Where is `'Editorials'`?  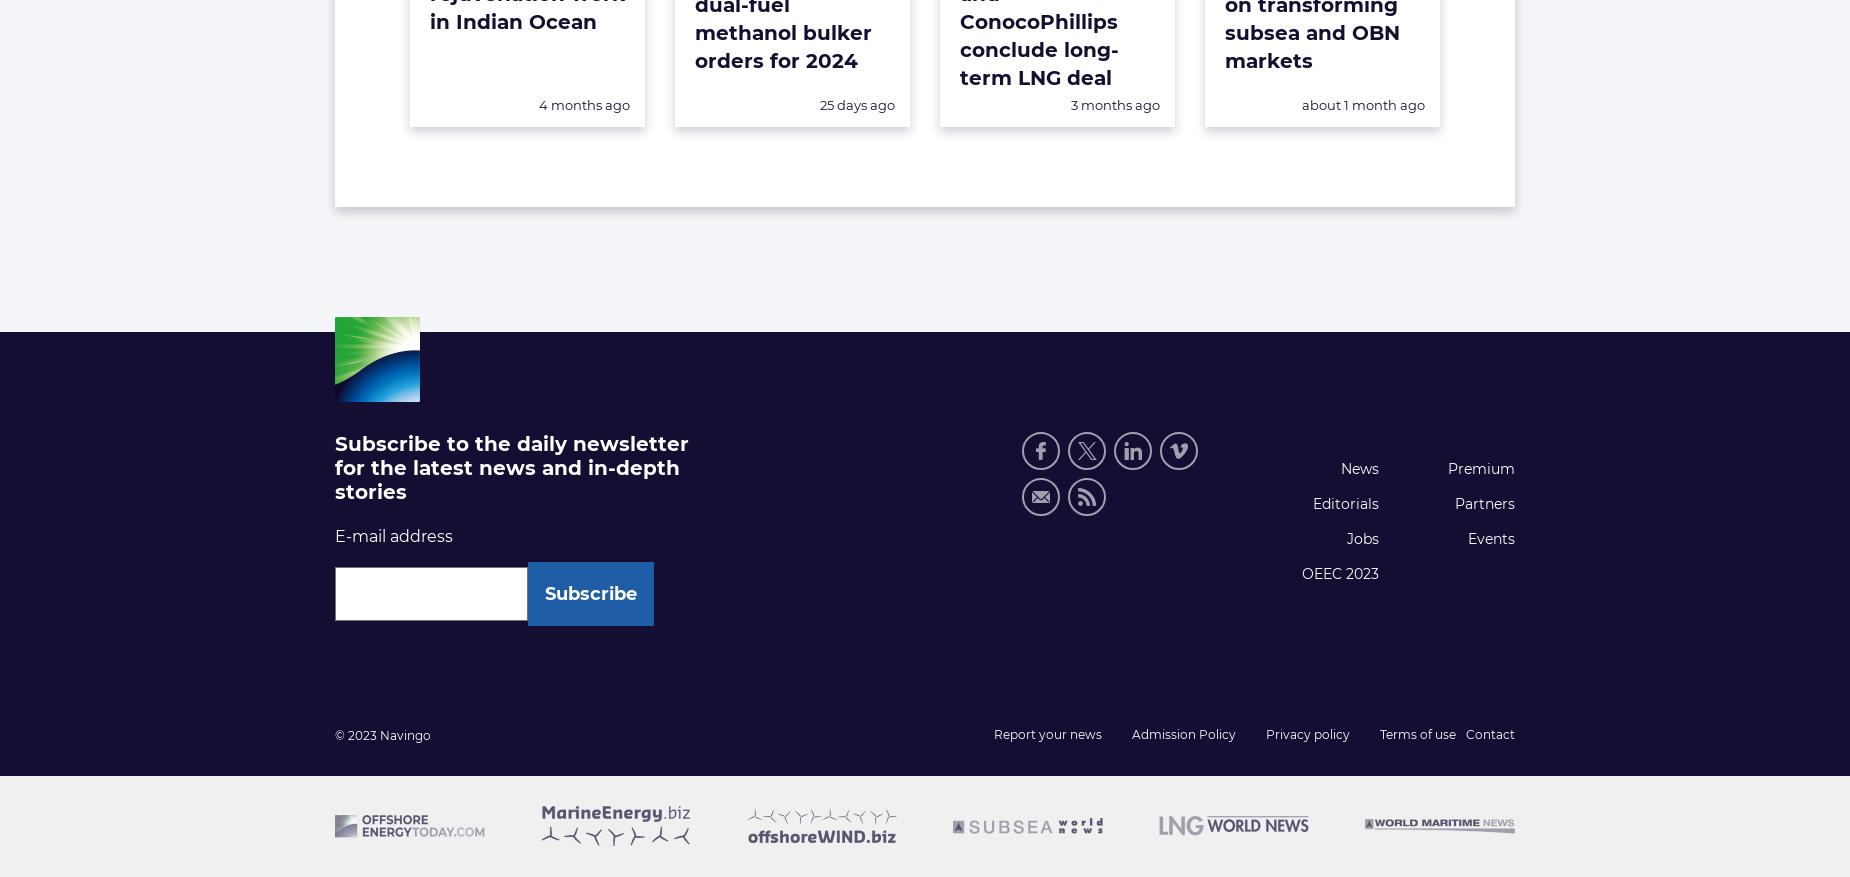
'Editorials' is located at coordinates (1343, 501).